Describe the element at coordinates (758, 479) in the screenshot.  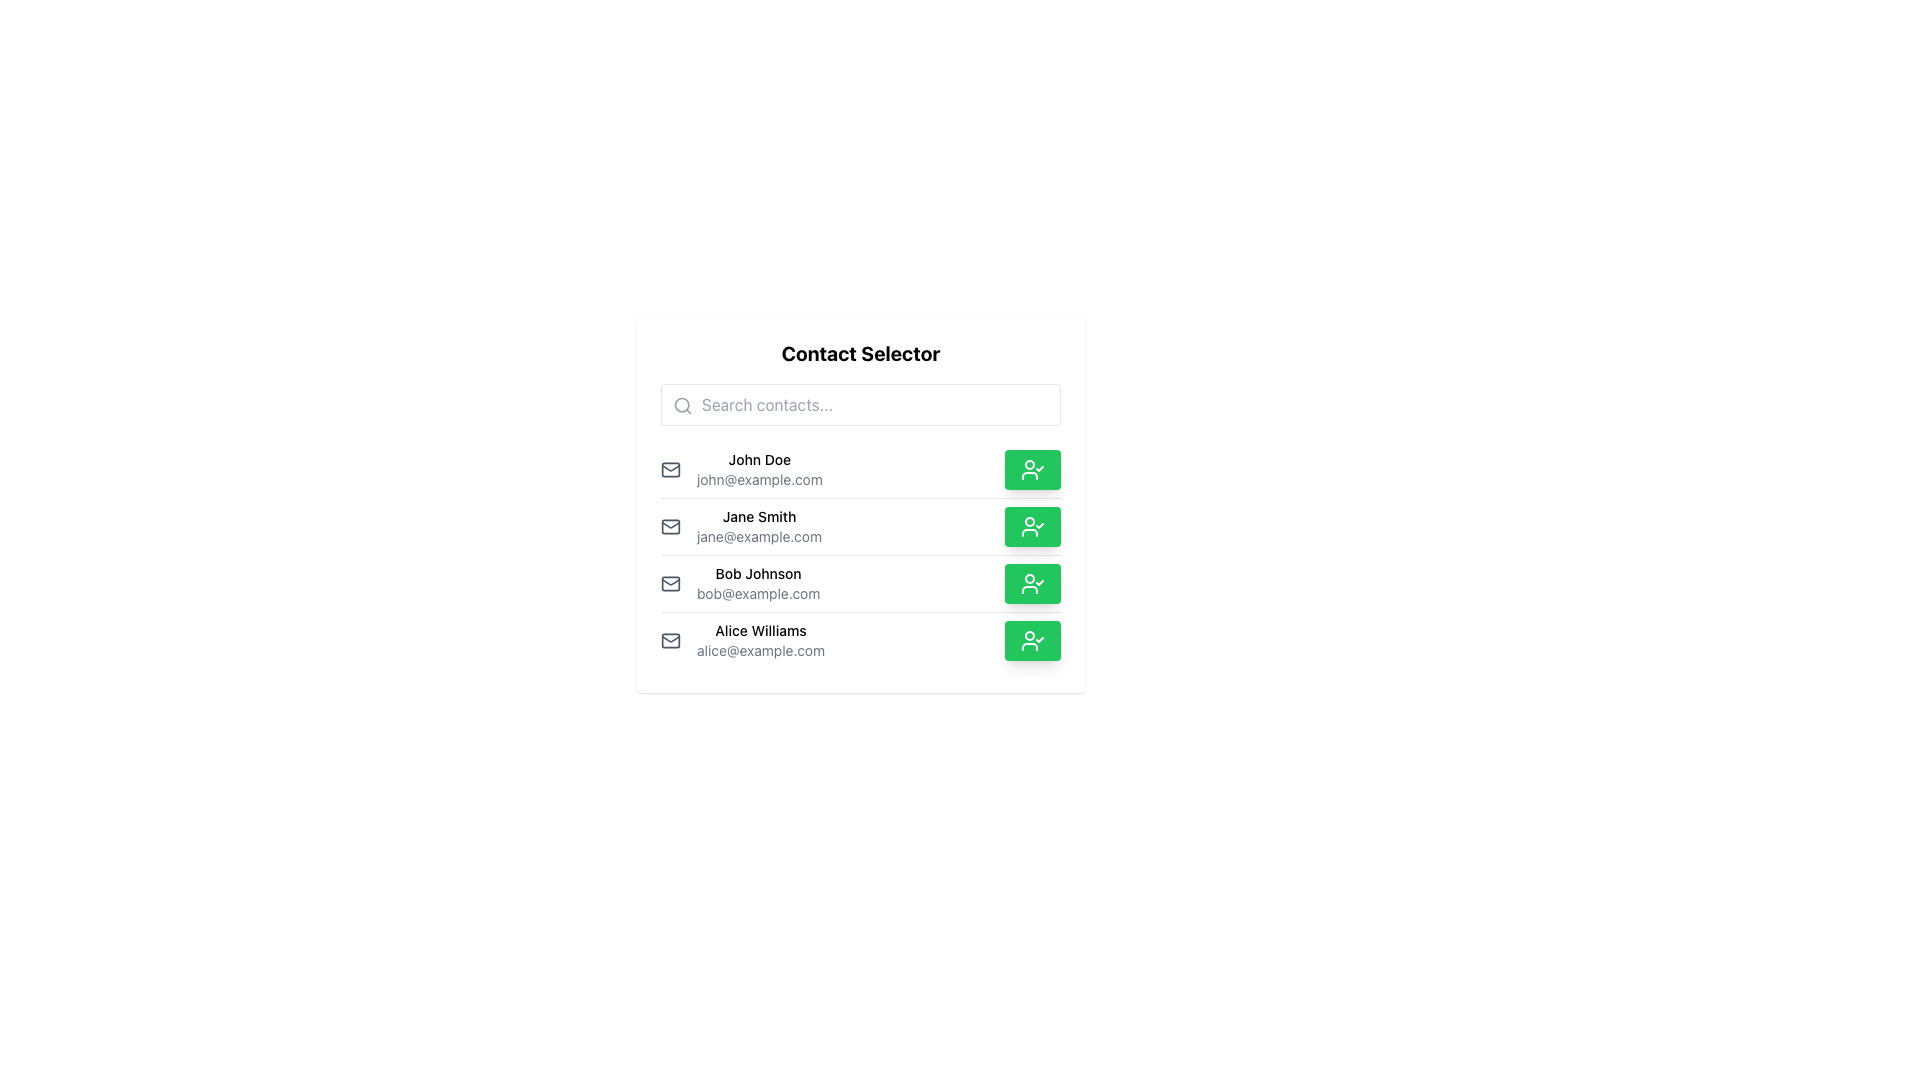
I see `the email text label displaying 'john@example.com', which is located below the name 'John Doe' in the contact list` at that location.